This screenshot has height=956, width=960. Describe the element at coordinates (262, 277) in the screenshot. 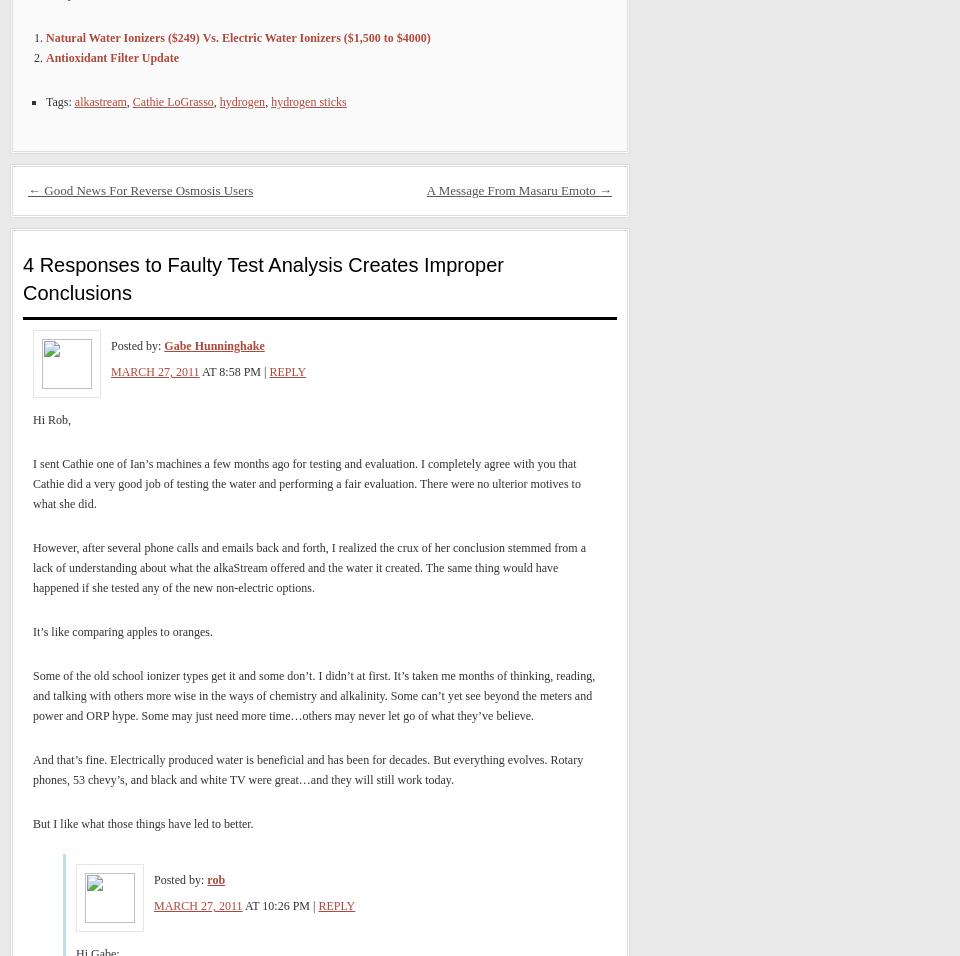

I see `'4 Responses to Faulty Test Analysis Creates Improper Conclusions'` at that location.